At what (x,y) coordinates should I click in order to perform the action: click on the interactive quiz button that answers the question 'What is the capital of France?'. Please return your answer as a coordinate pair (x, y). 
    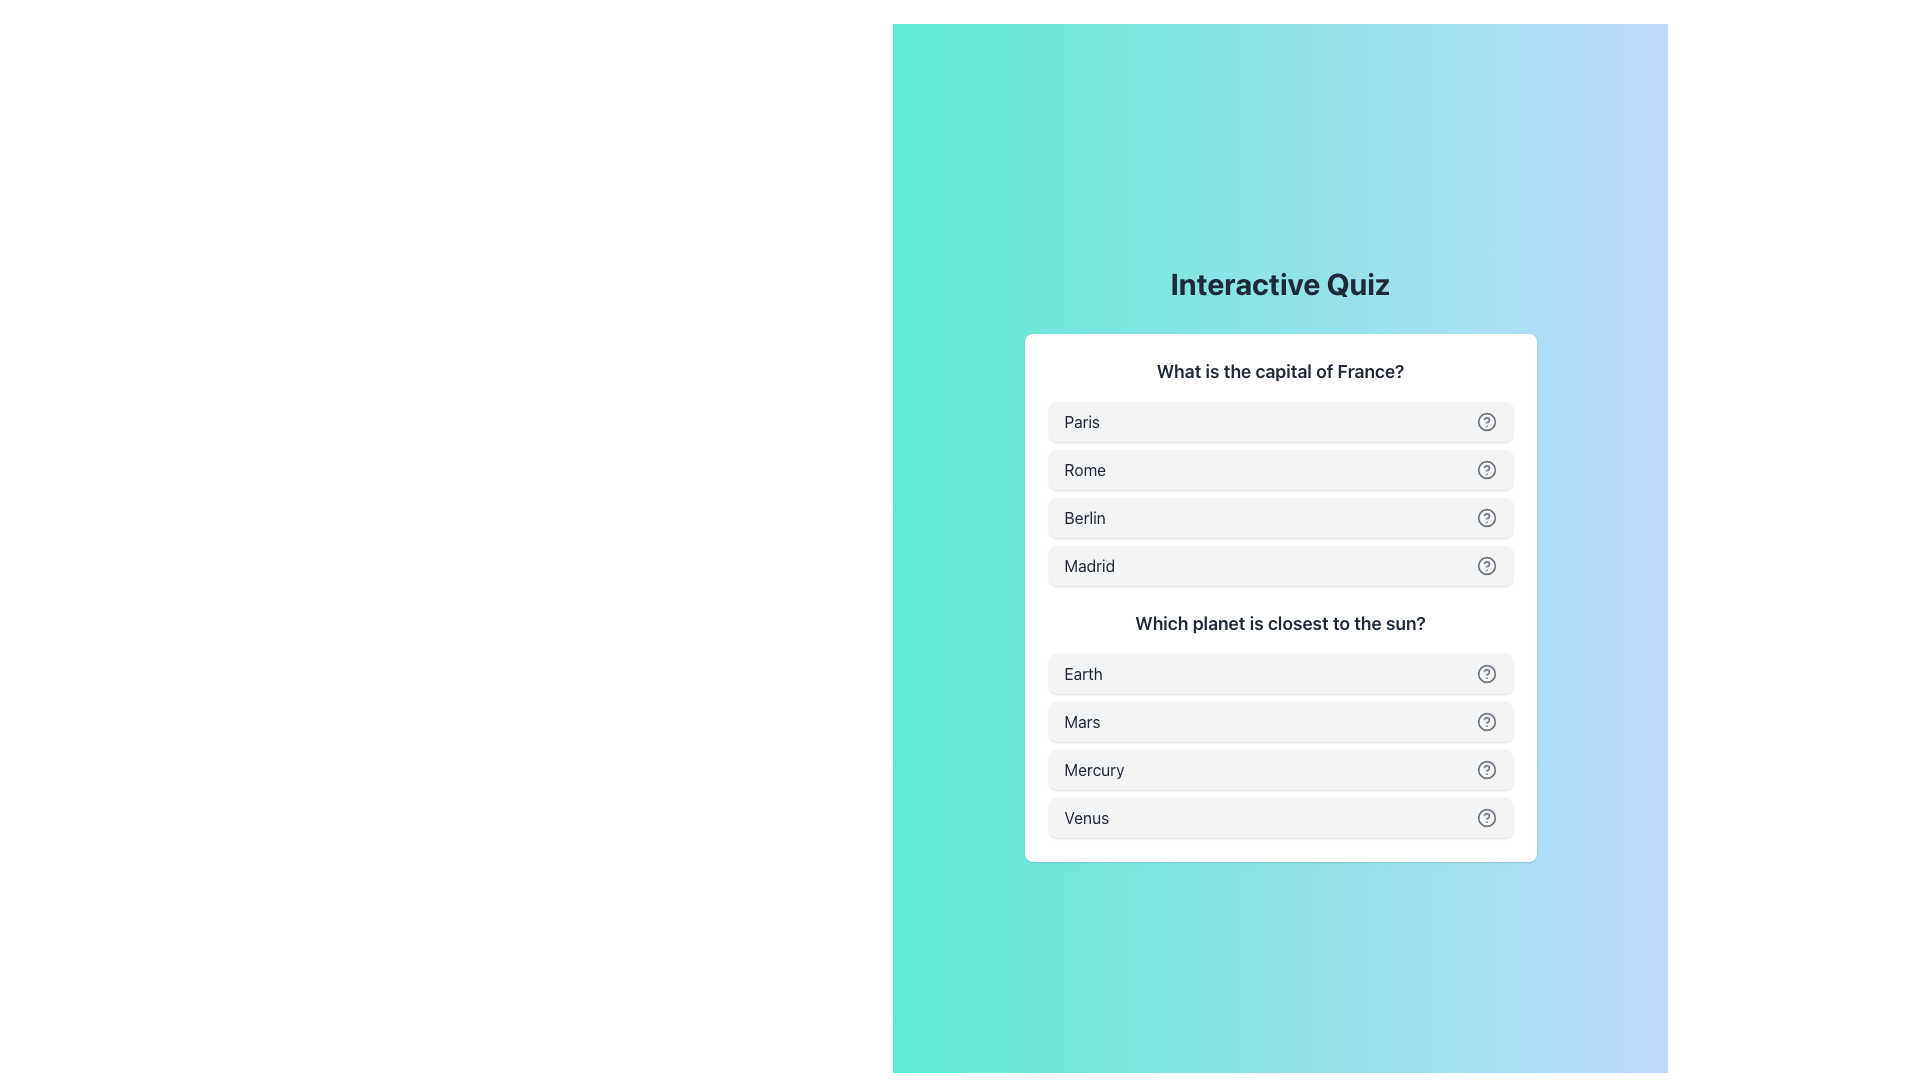
    Looking at the image, I should click on (1280, 420).